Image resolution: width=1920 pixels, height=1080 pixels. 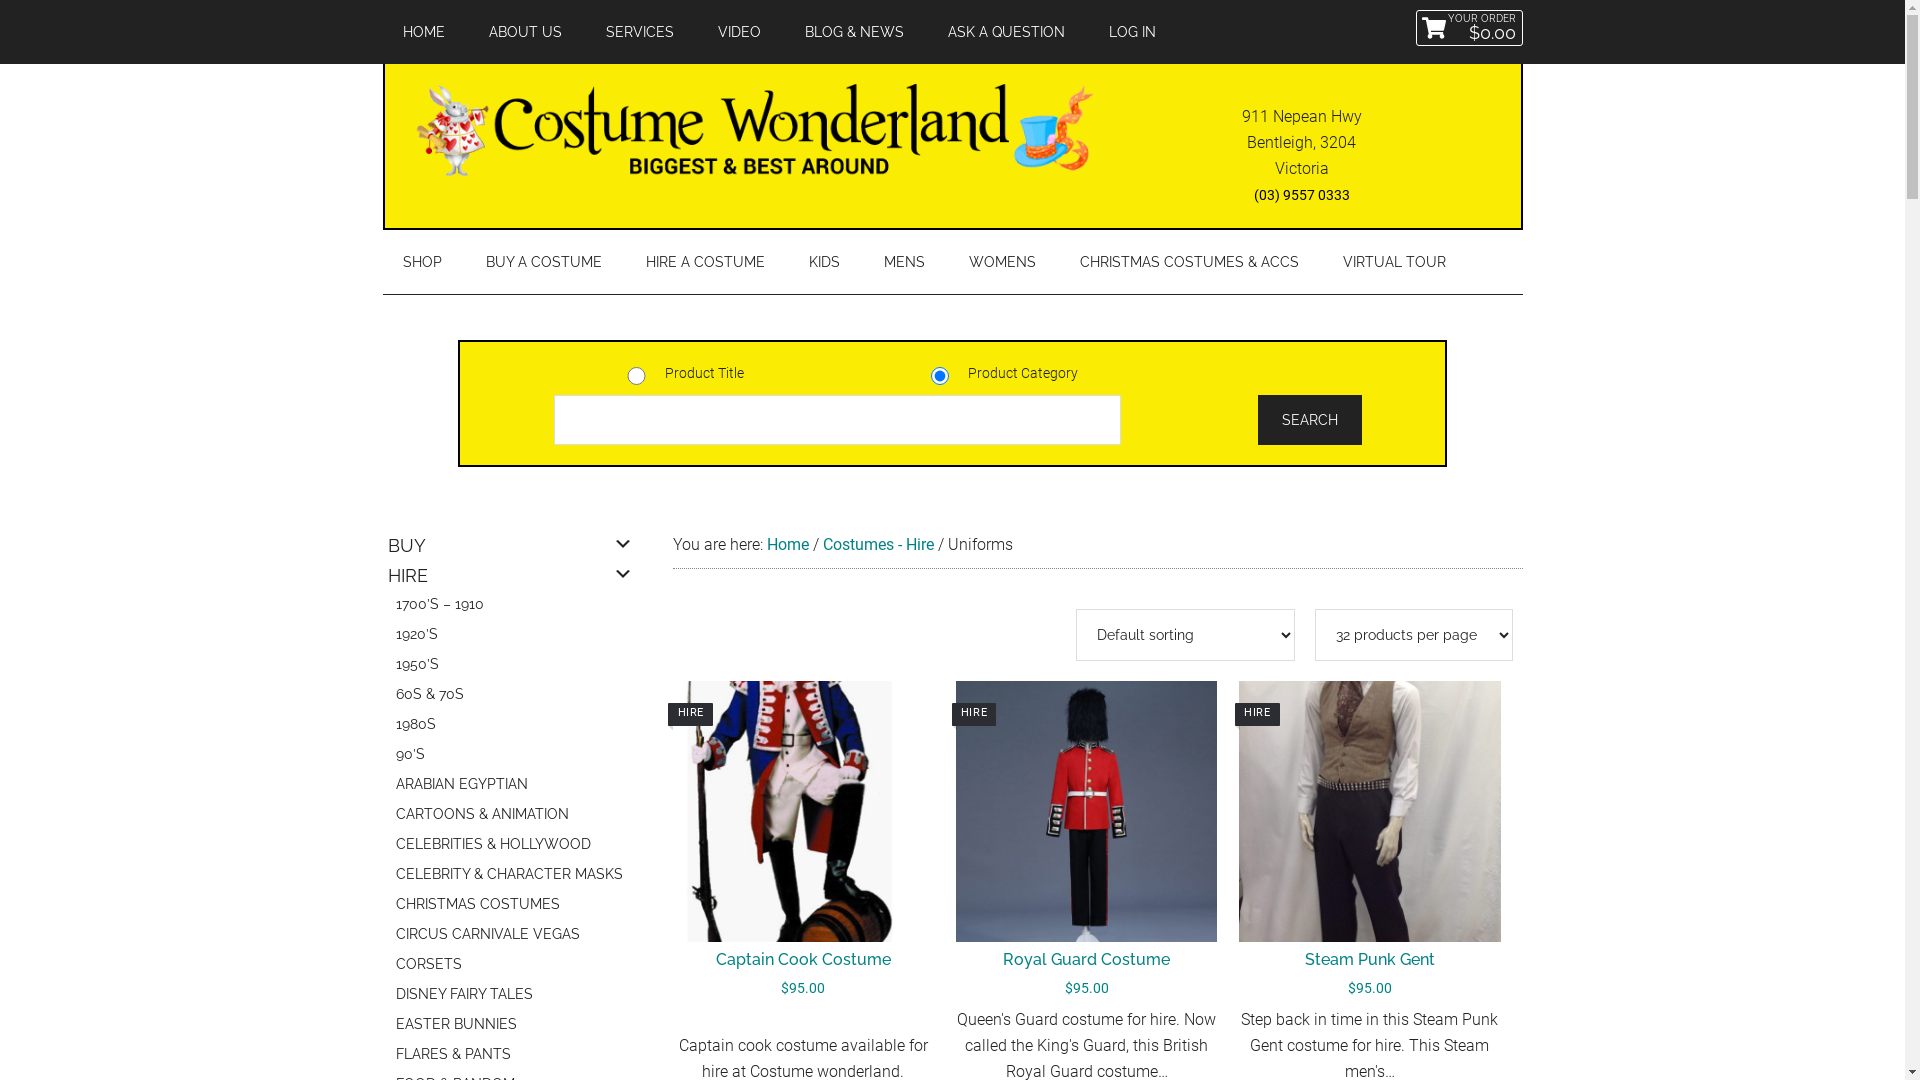 What do you see at coordinates (509, 996) in the screenshot?
I see `'DISNEY FAIRY TALES'` at bounding box center [509, 996].